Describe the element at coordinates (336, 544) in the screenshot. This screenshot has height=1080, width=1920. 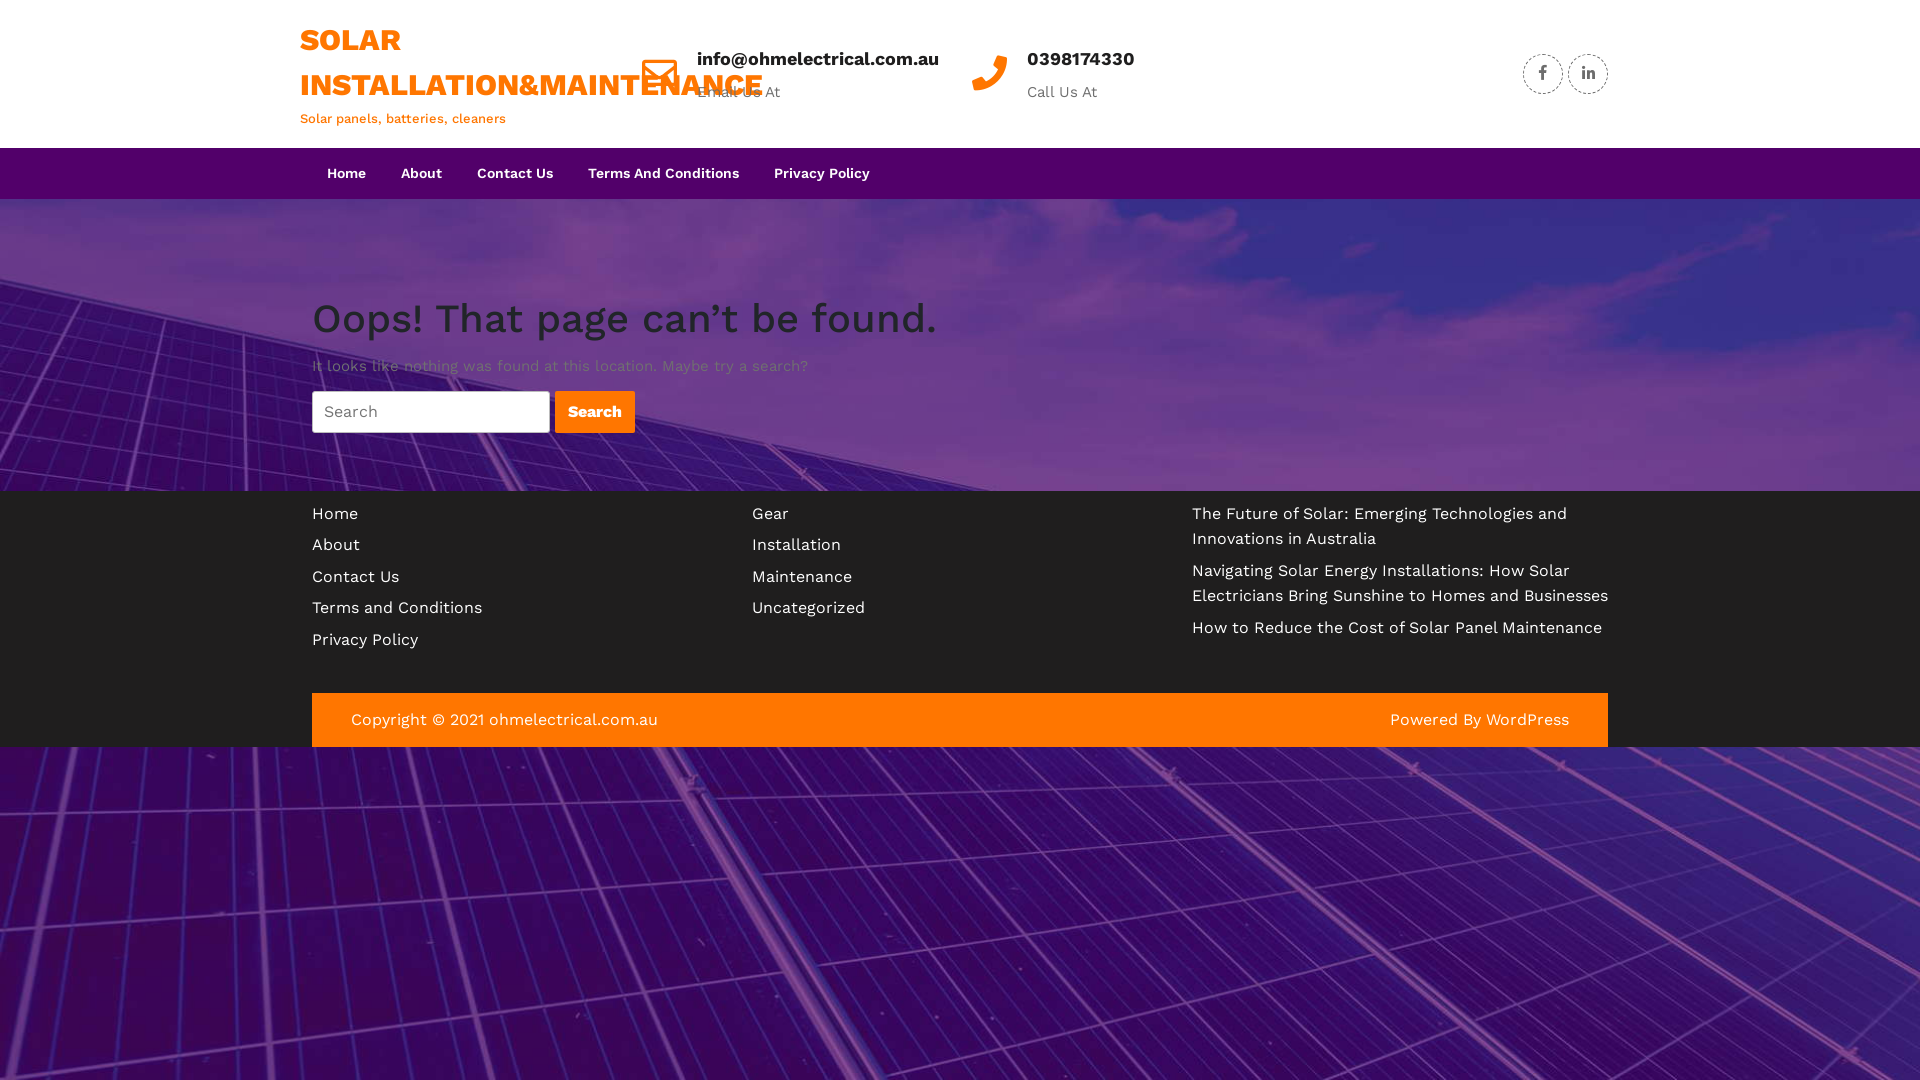
I see `'About'` at that location.